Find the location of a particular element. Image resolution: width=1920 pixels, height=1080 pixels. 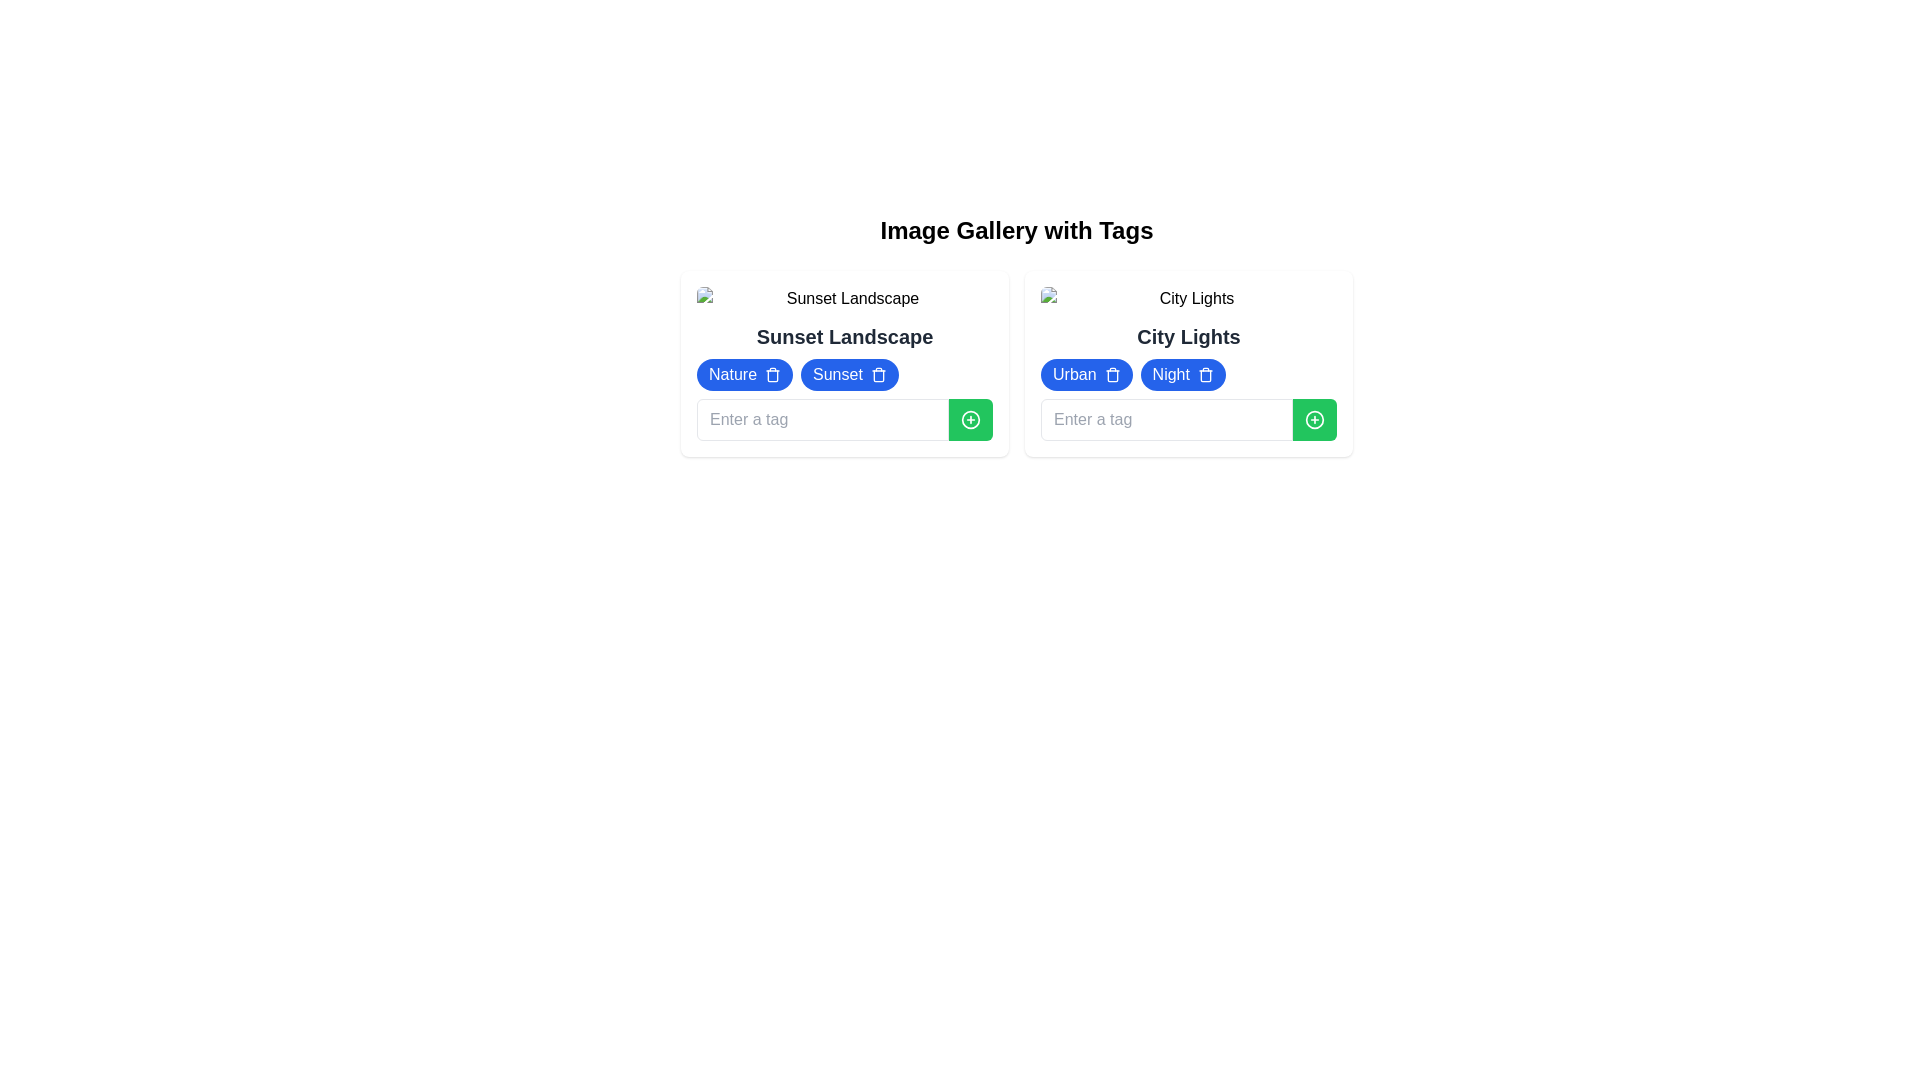

the circular green plus sign button located in the bottom-right corner of the 'City Lights' card is located at coordinates (970, 419).